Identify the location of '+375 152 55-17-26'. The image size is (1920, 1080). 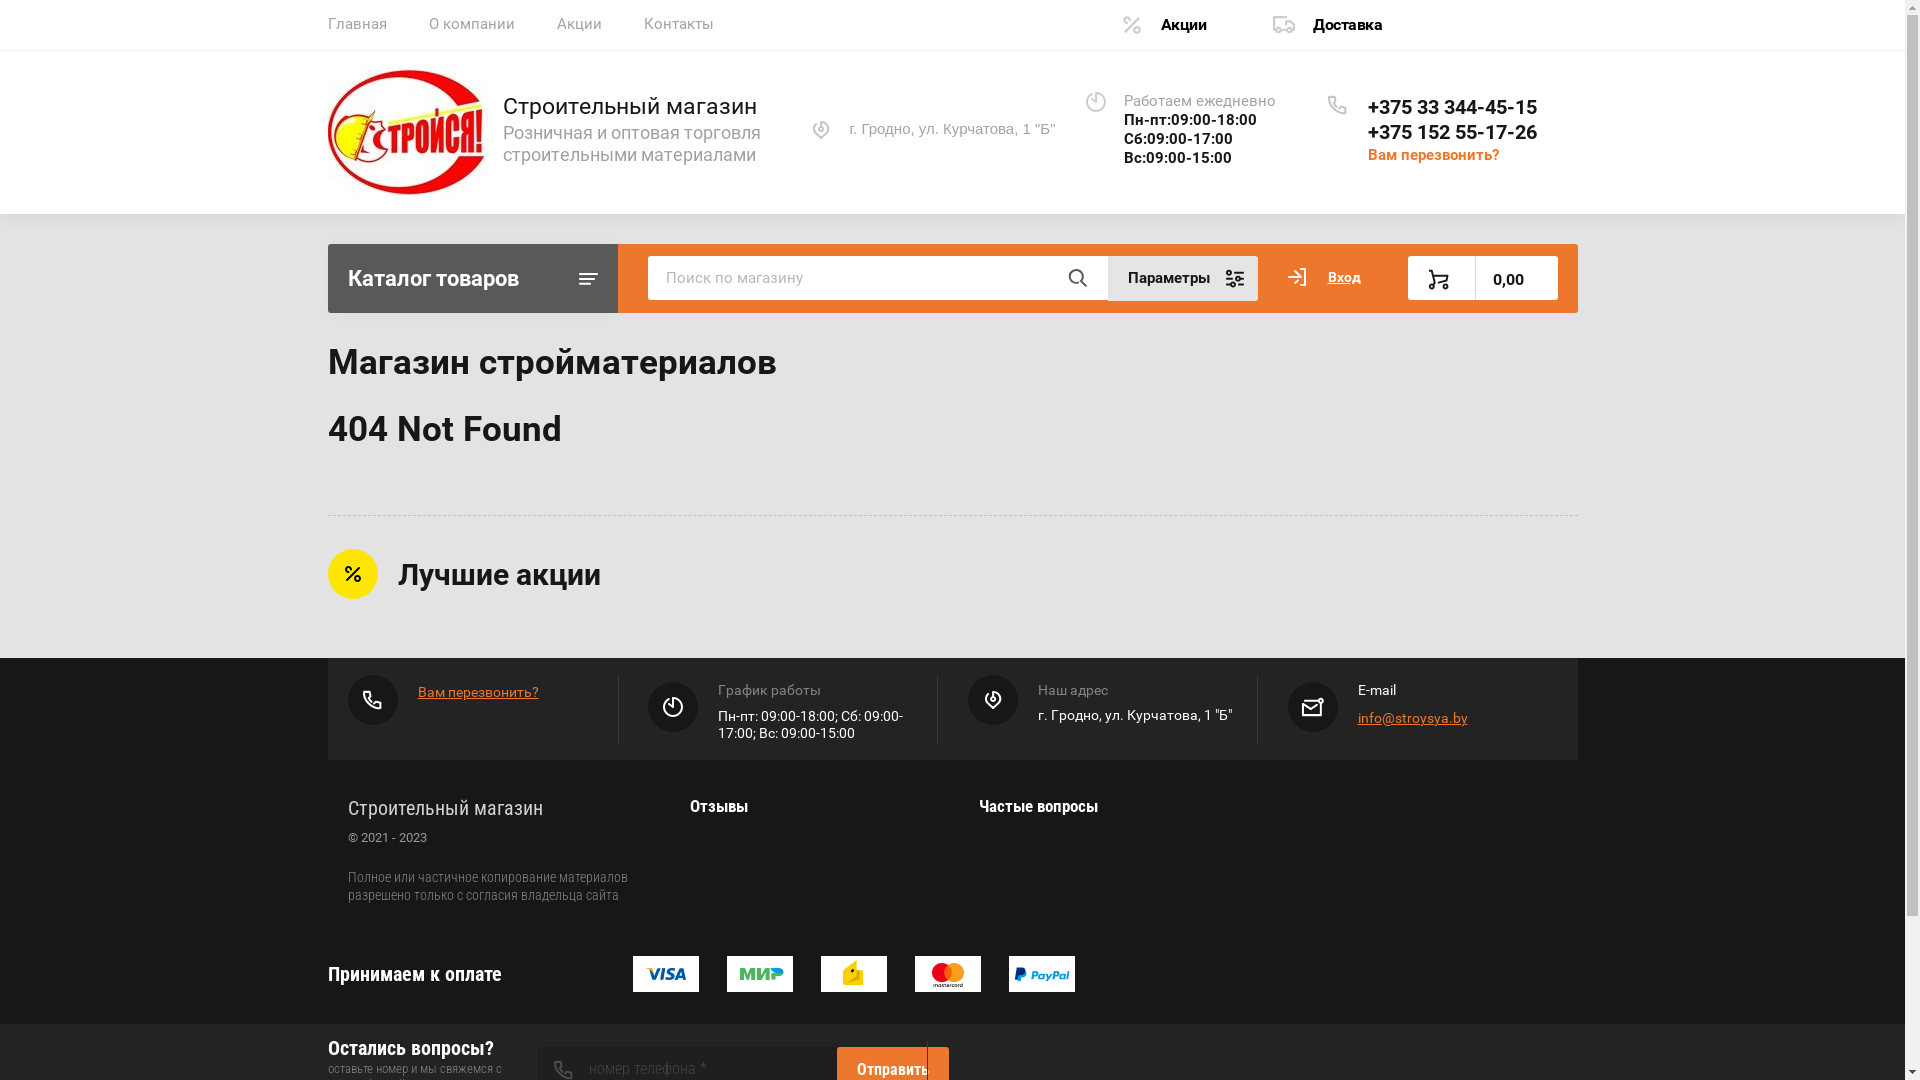
(1452, 131).